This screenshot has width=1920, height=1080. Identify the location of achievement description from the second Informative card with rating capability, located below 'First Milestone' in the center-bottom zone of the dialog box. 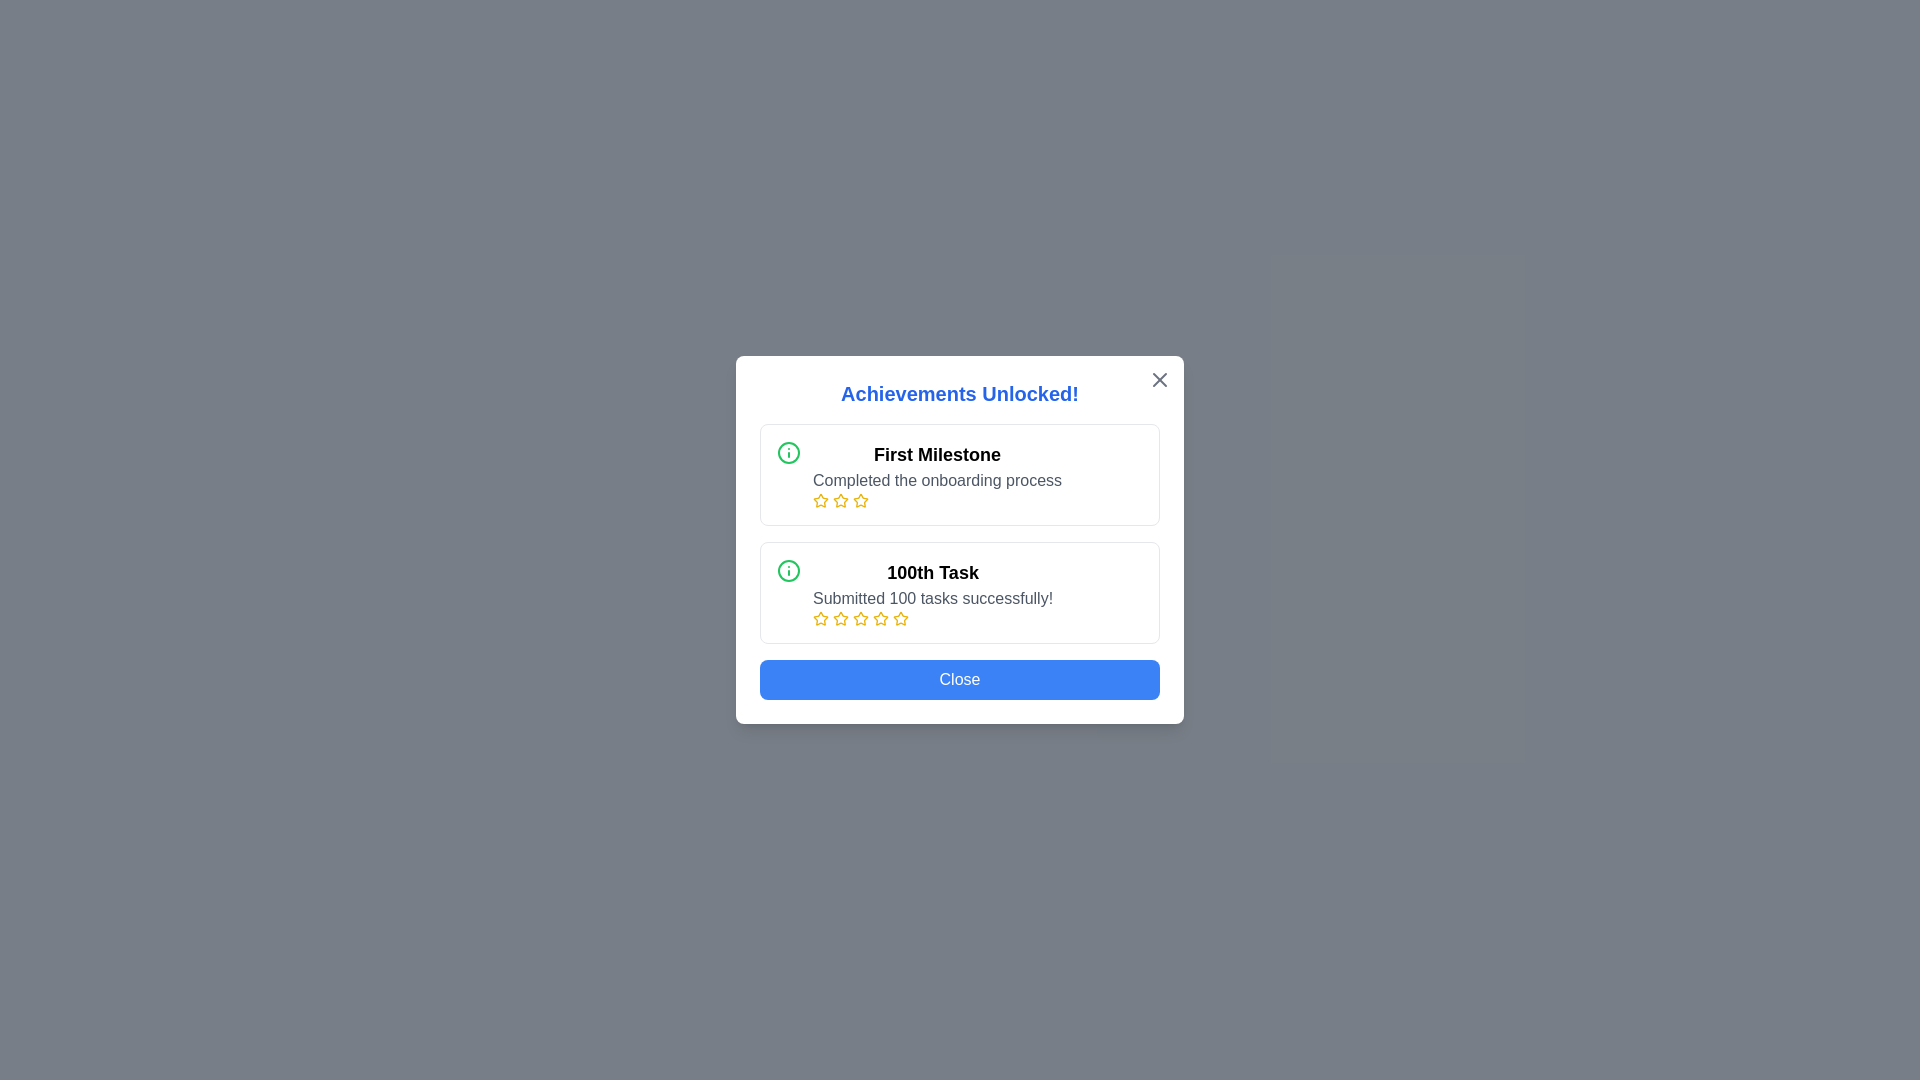
(960, 592).